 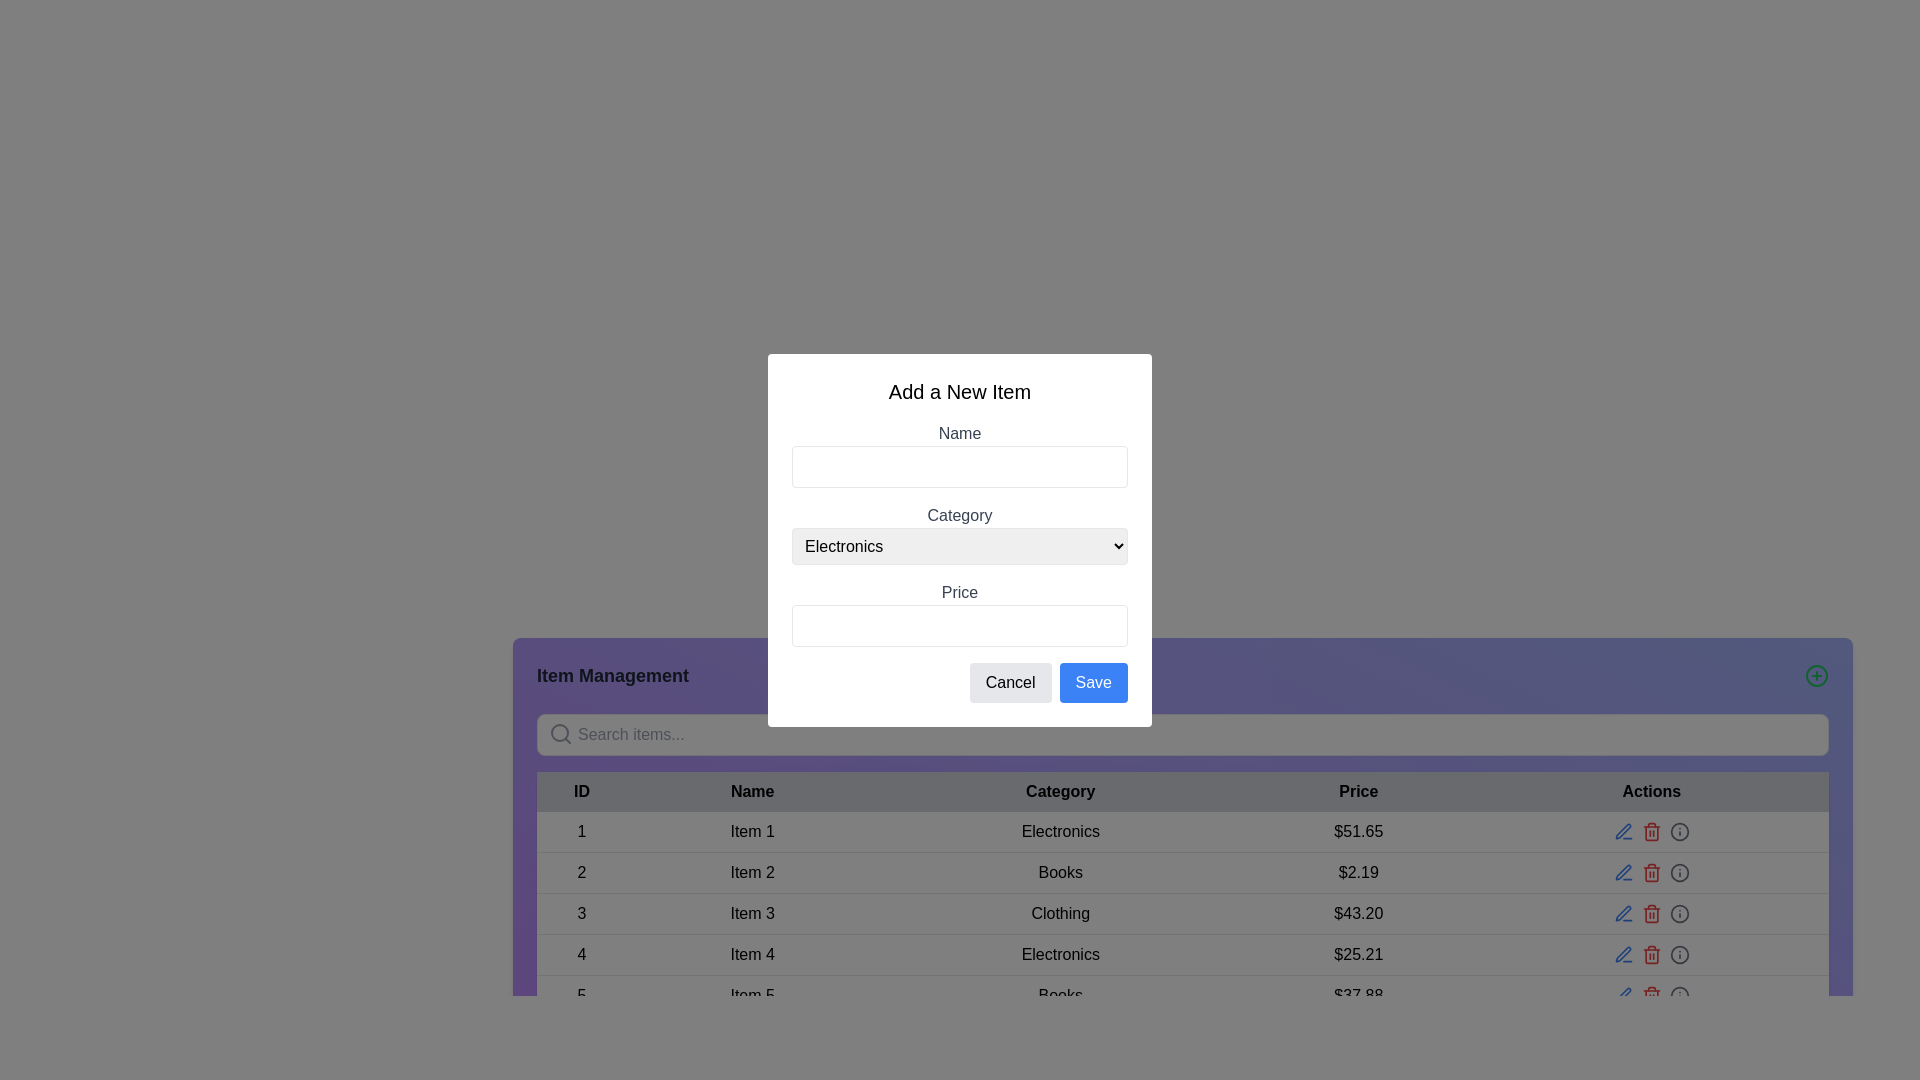 What do you see at coordinates (580, 832) in the screenshot?
I see `the number '1' displayed in black font located at the top of the 'ID' column of the data table` at bounding box center [580, 832].